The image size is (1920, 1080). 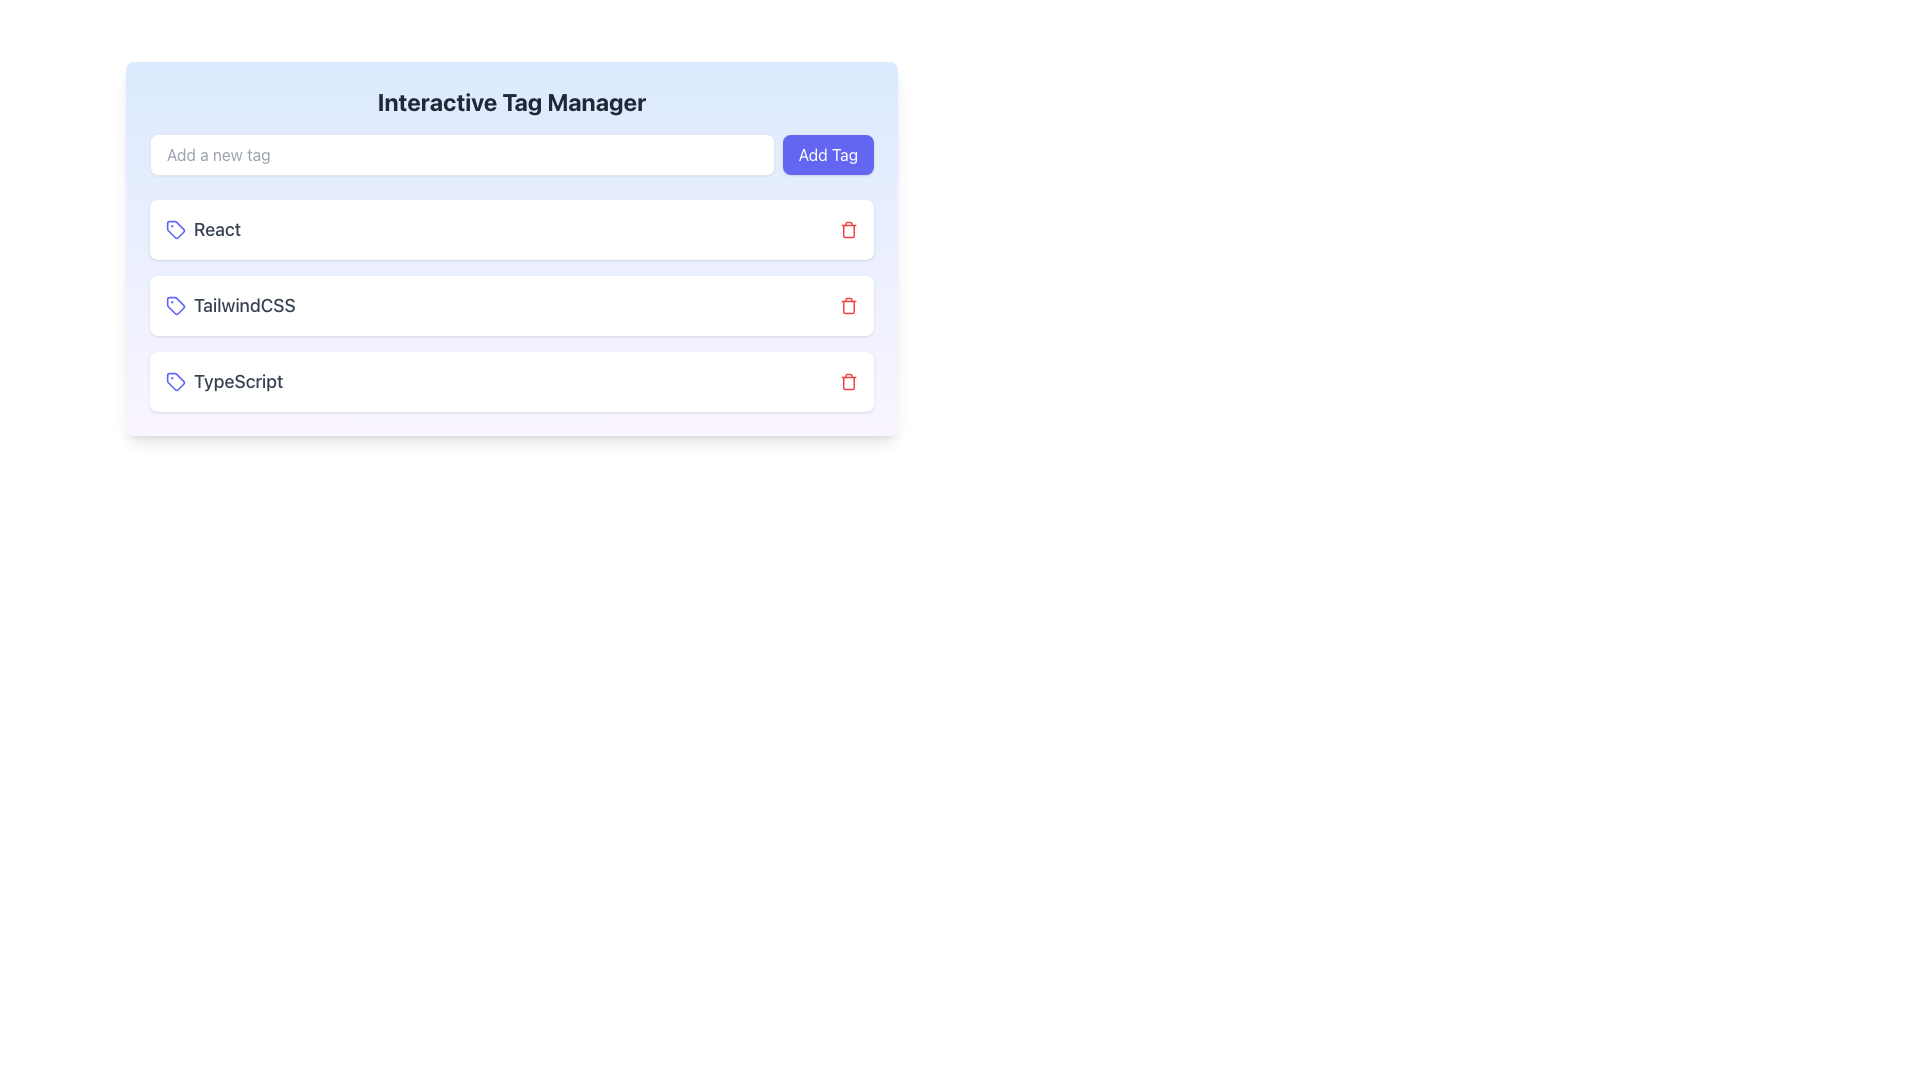 I want to click on the indigo-colored tag icon representing a categorization or labeling within the SVG graphic, positioned towards the upper region of the 'TailwindCSS' labeled tag item, so click(x=176, y=305).